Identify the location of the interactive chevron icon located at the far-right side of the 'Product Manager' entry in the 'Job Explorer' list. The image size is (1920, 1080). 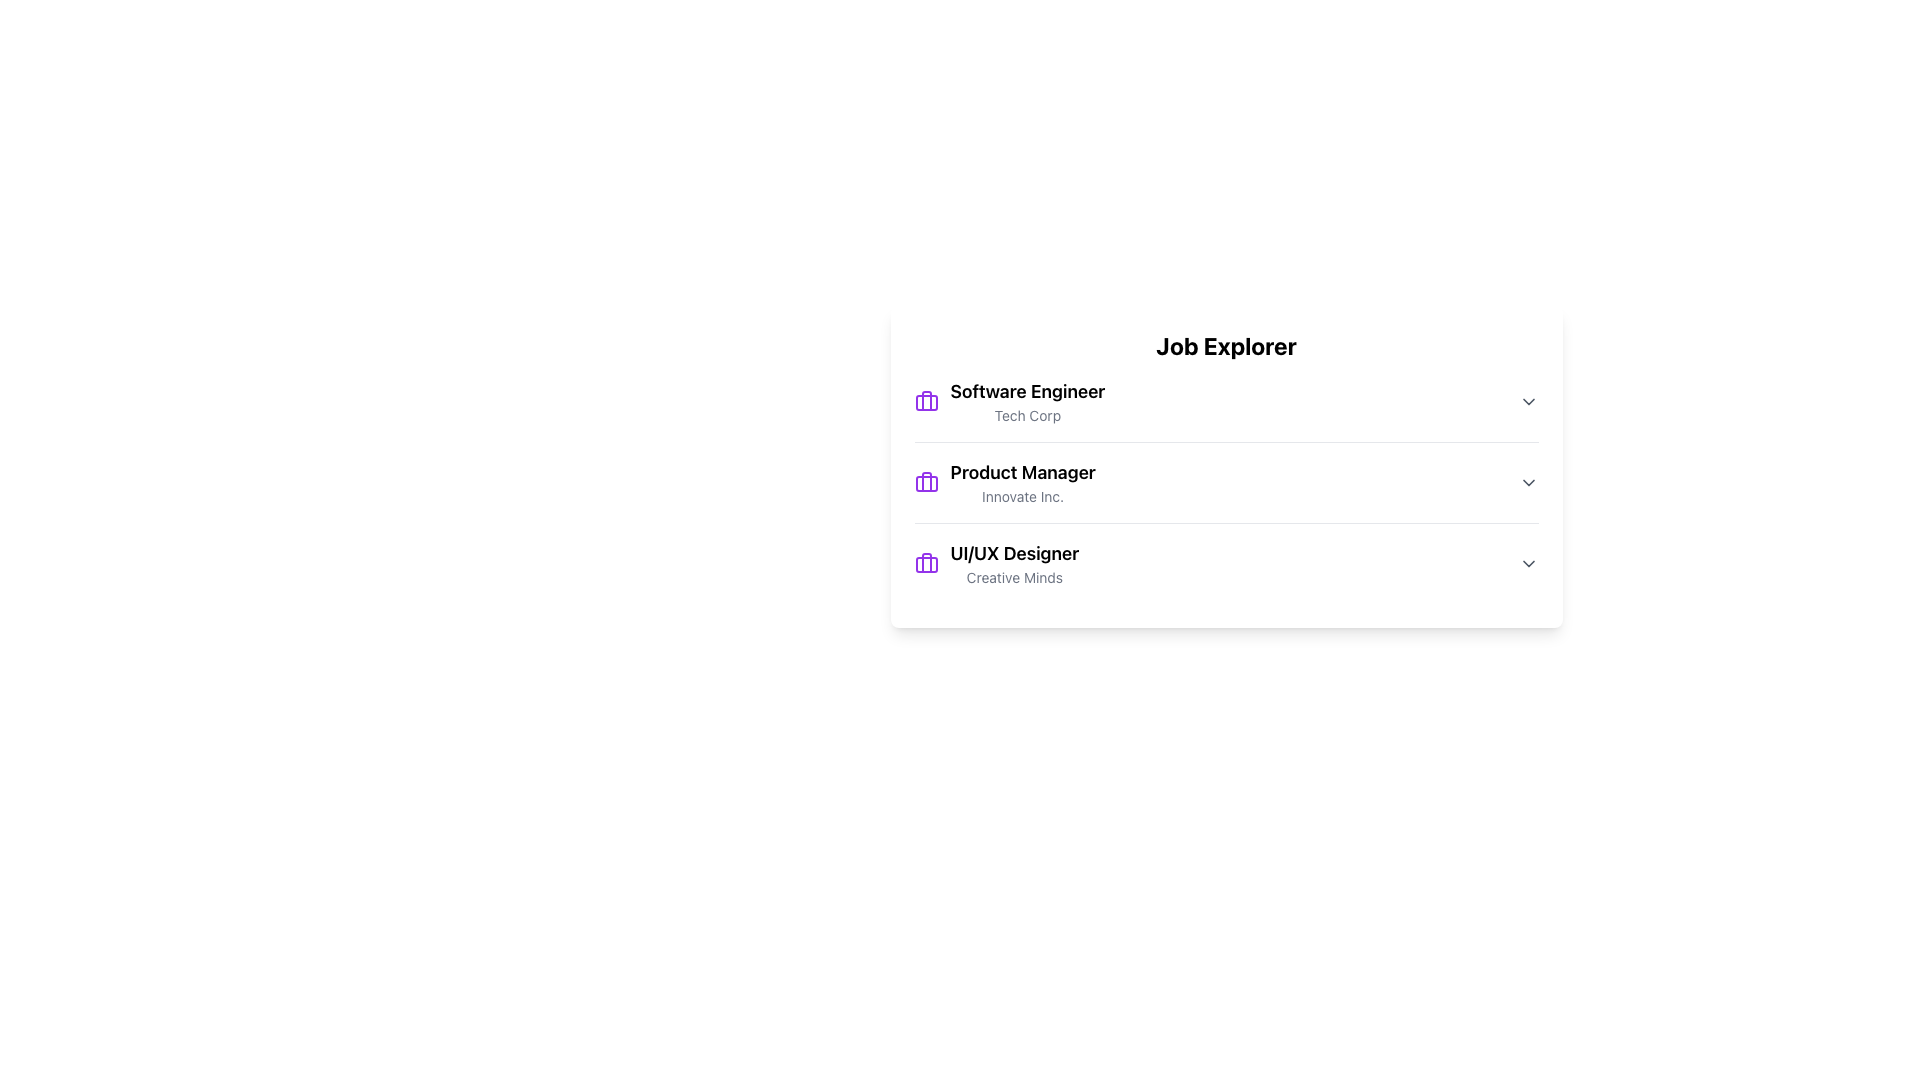
(1527, 482).